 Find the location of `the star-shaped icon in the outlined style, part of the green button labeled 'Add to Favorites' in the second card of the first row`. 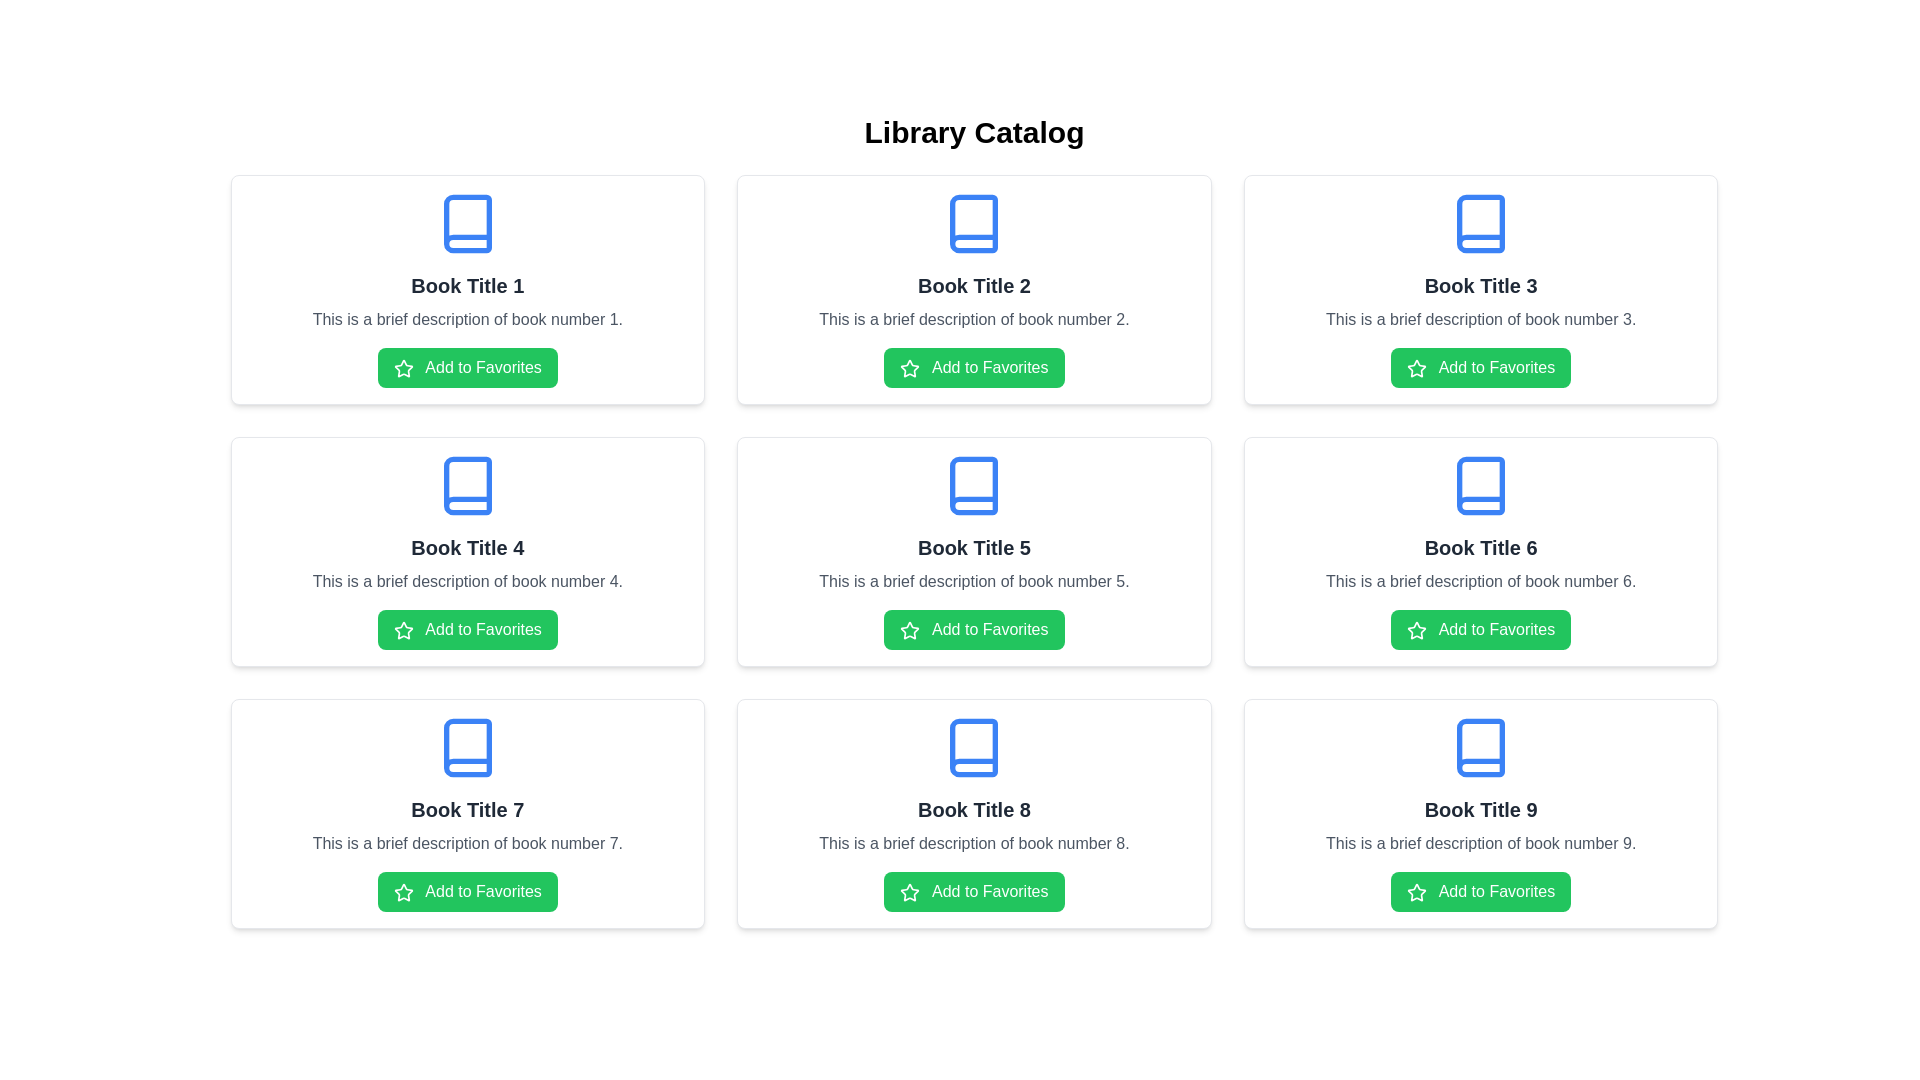

the star-shaped icon in the outlined style, part of the green button labeled 'Add to Favorites' in the second card of the first row is located at coordinates (909, 368).